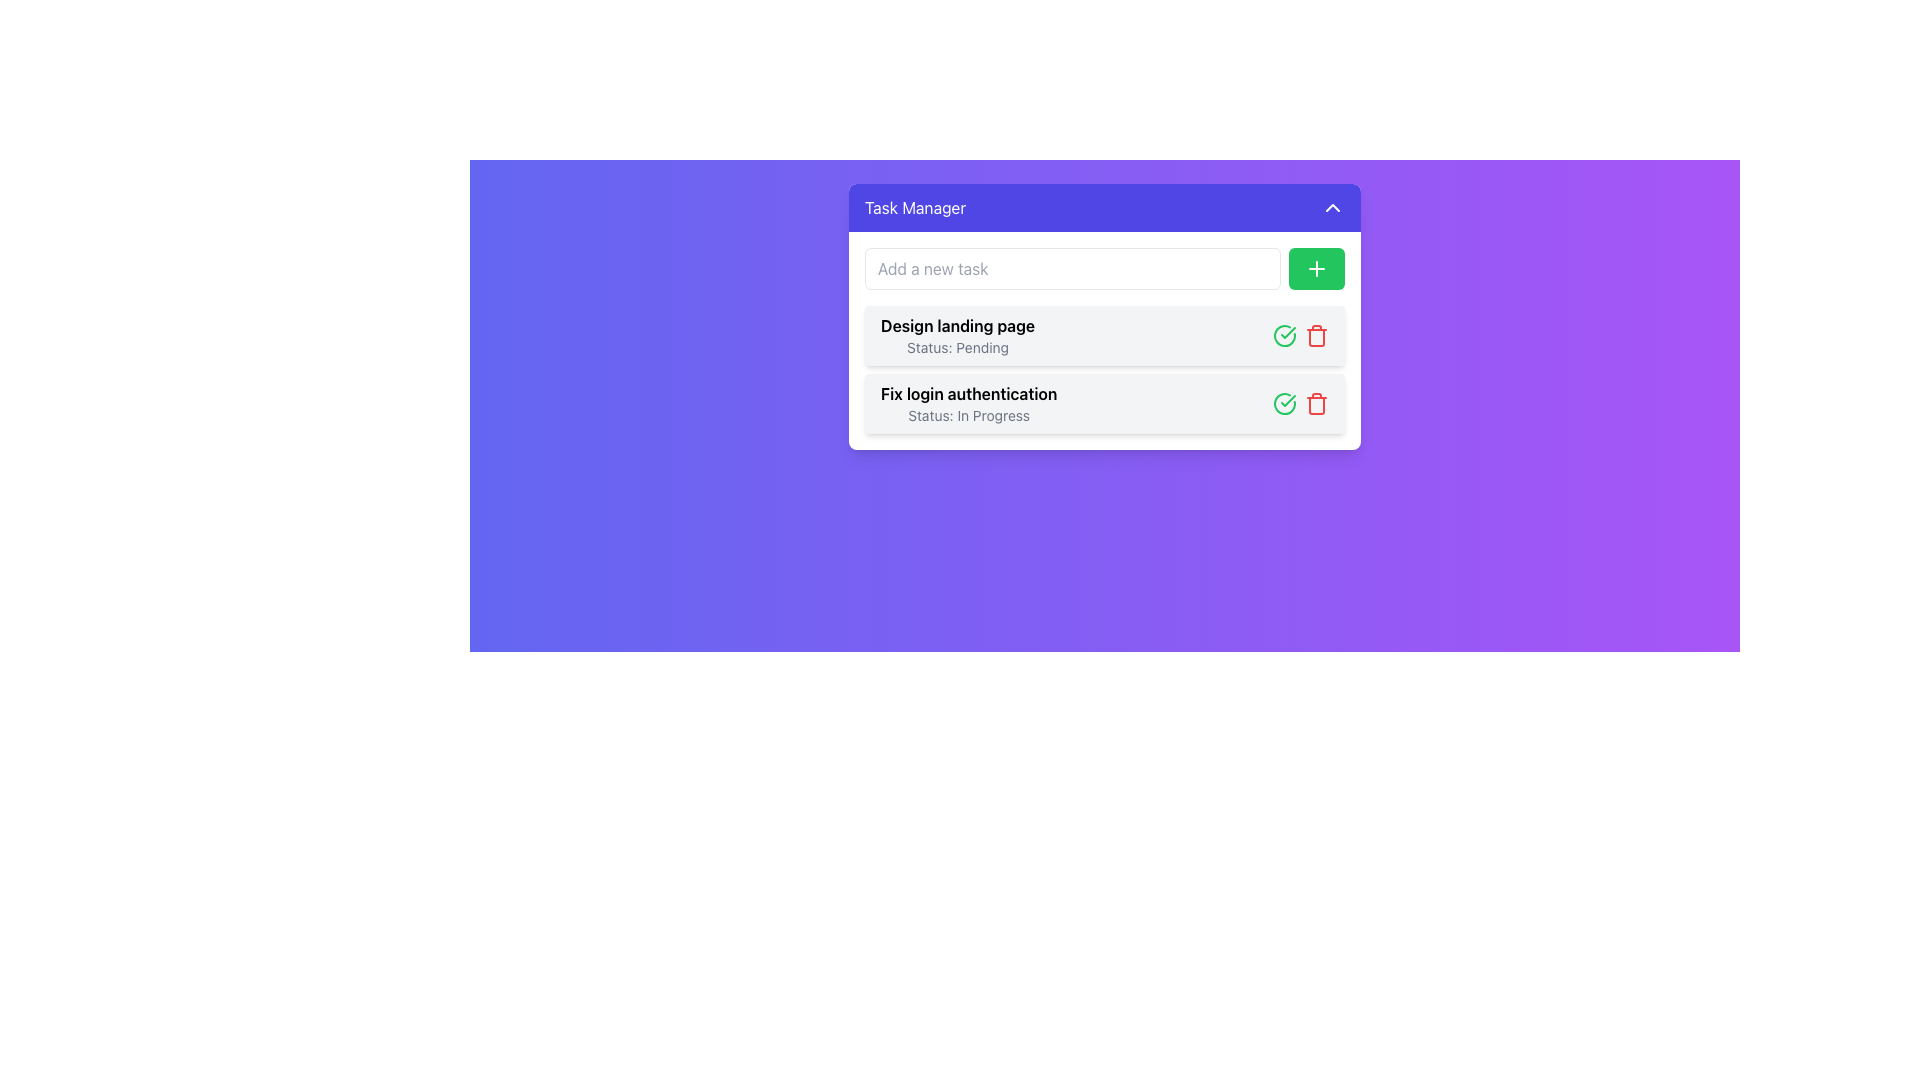 The width and height of the screenshot is (1920, 1080). Describe the element at coordinates (969, 404) in the screenshot. I see `the static text component displaying 'Status: In Progress', which is the second task in the task list below 'Design landing page'` at that location.